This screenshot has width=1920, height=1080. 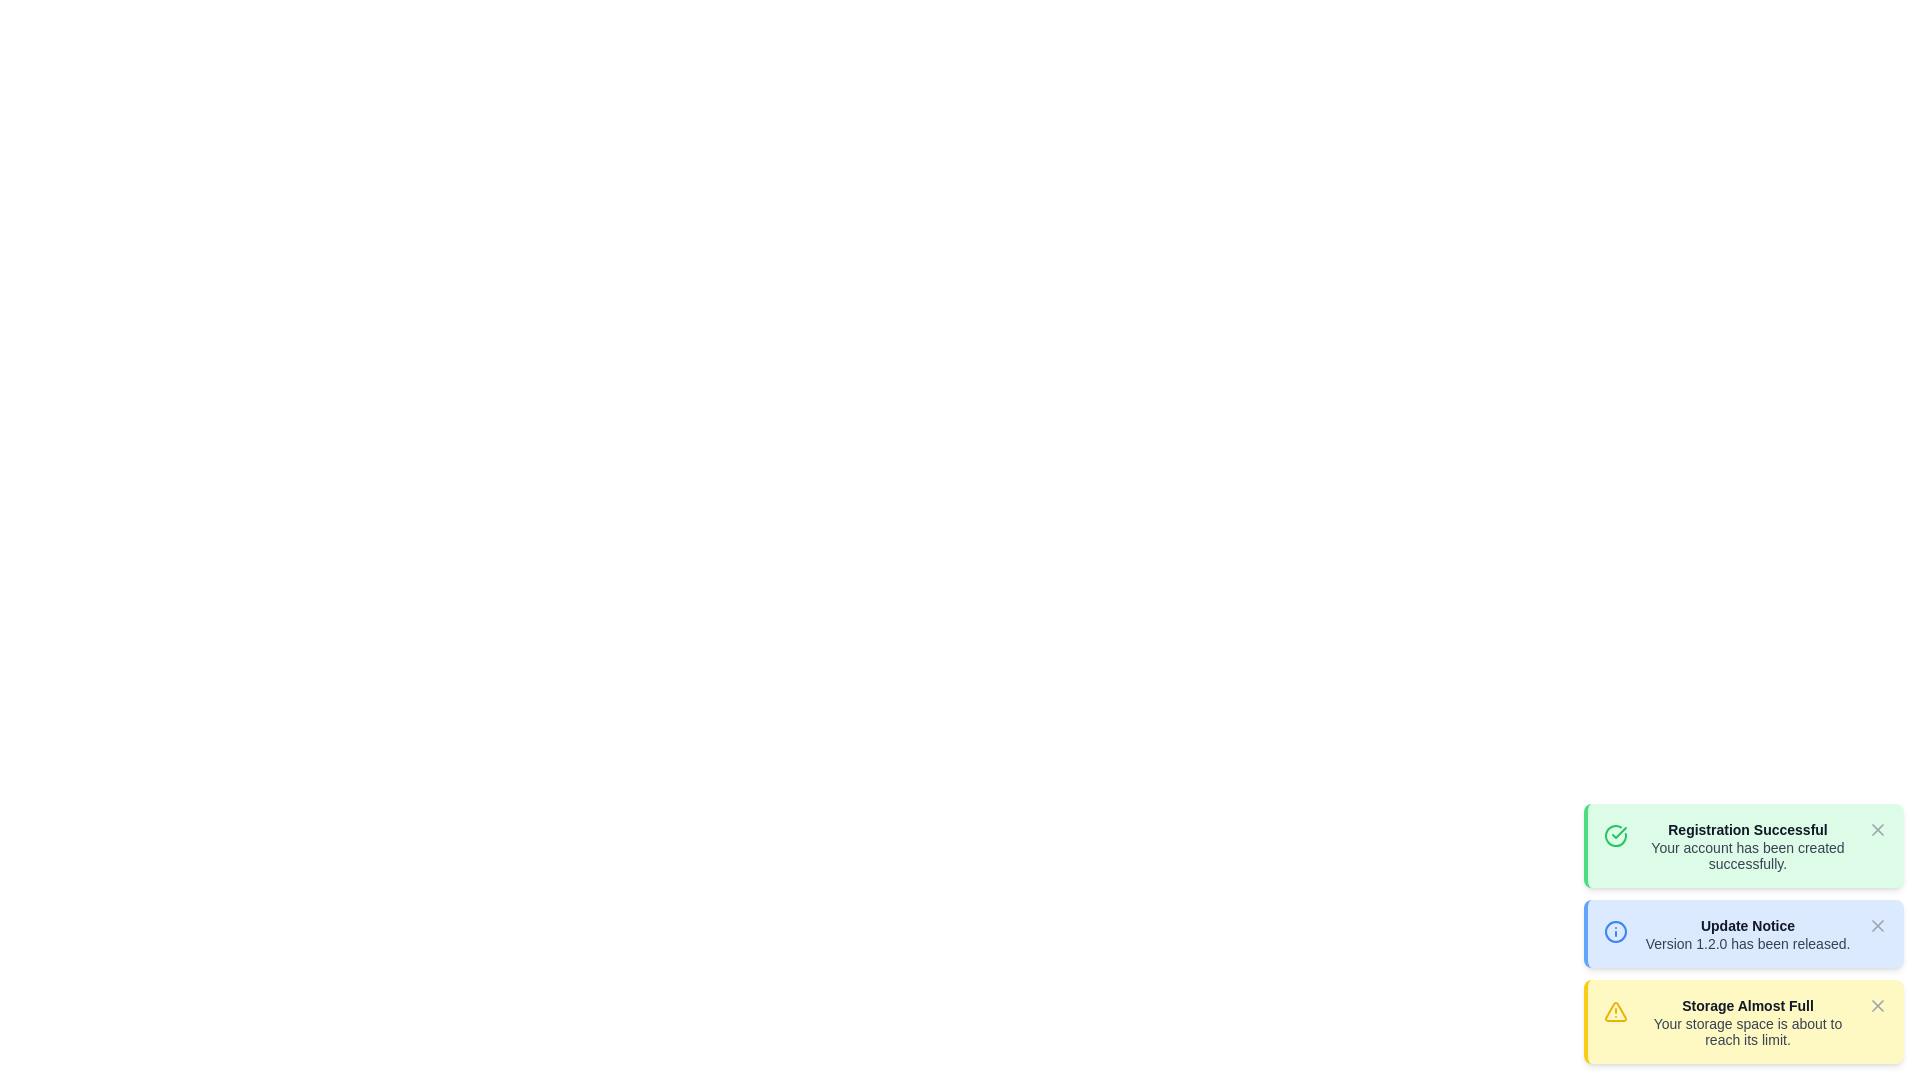 What do you see at coordinates (1876, 925) in the screenshot?
I see `the dismiss button located in the top-right corner of the notification card, adjacent to the text 'Update Notice Version 1.2.0 has been released', to change its color` at bounding box center [1876, 925].